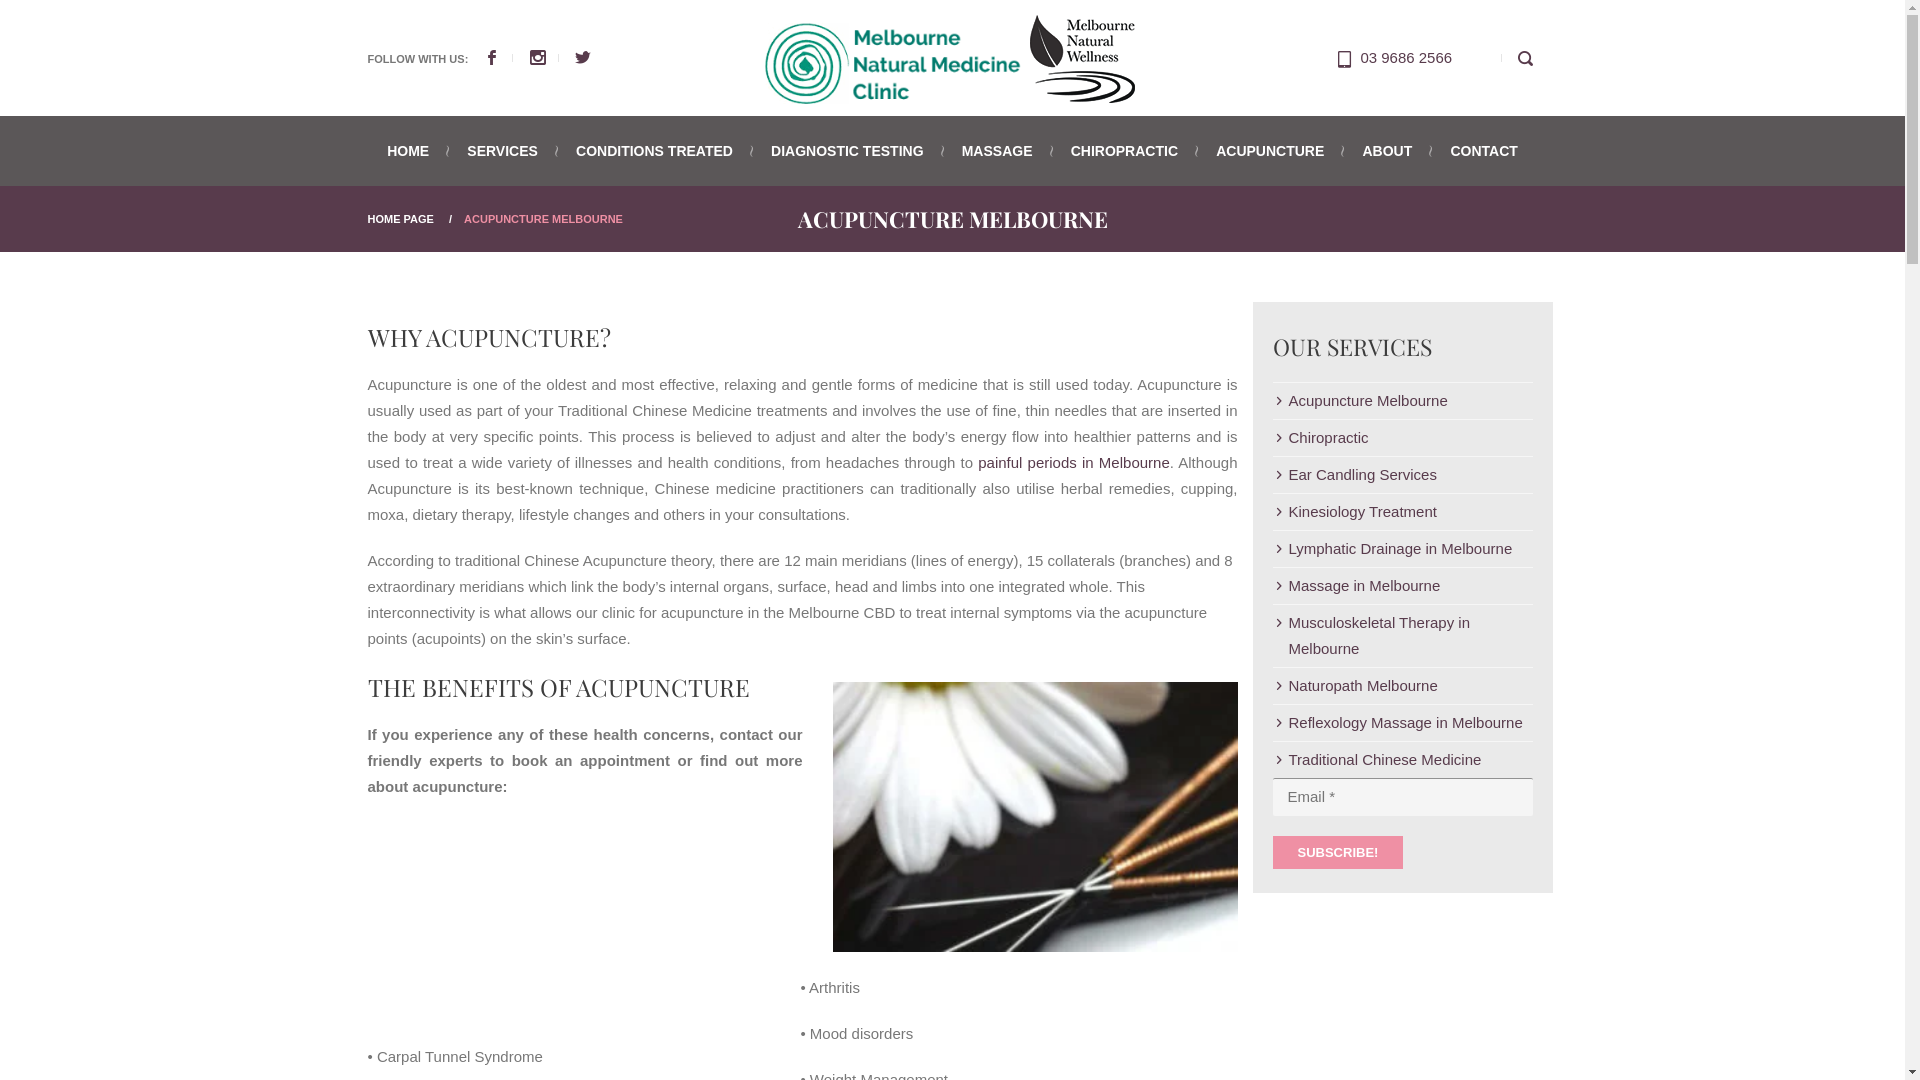 The image size is (1920, 1080). What do you see at coordinates (1400, 796) in the screenshot?
I see `'Email'` at bounding box center [1400, 796].